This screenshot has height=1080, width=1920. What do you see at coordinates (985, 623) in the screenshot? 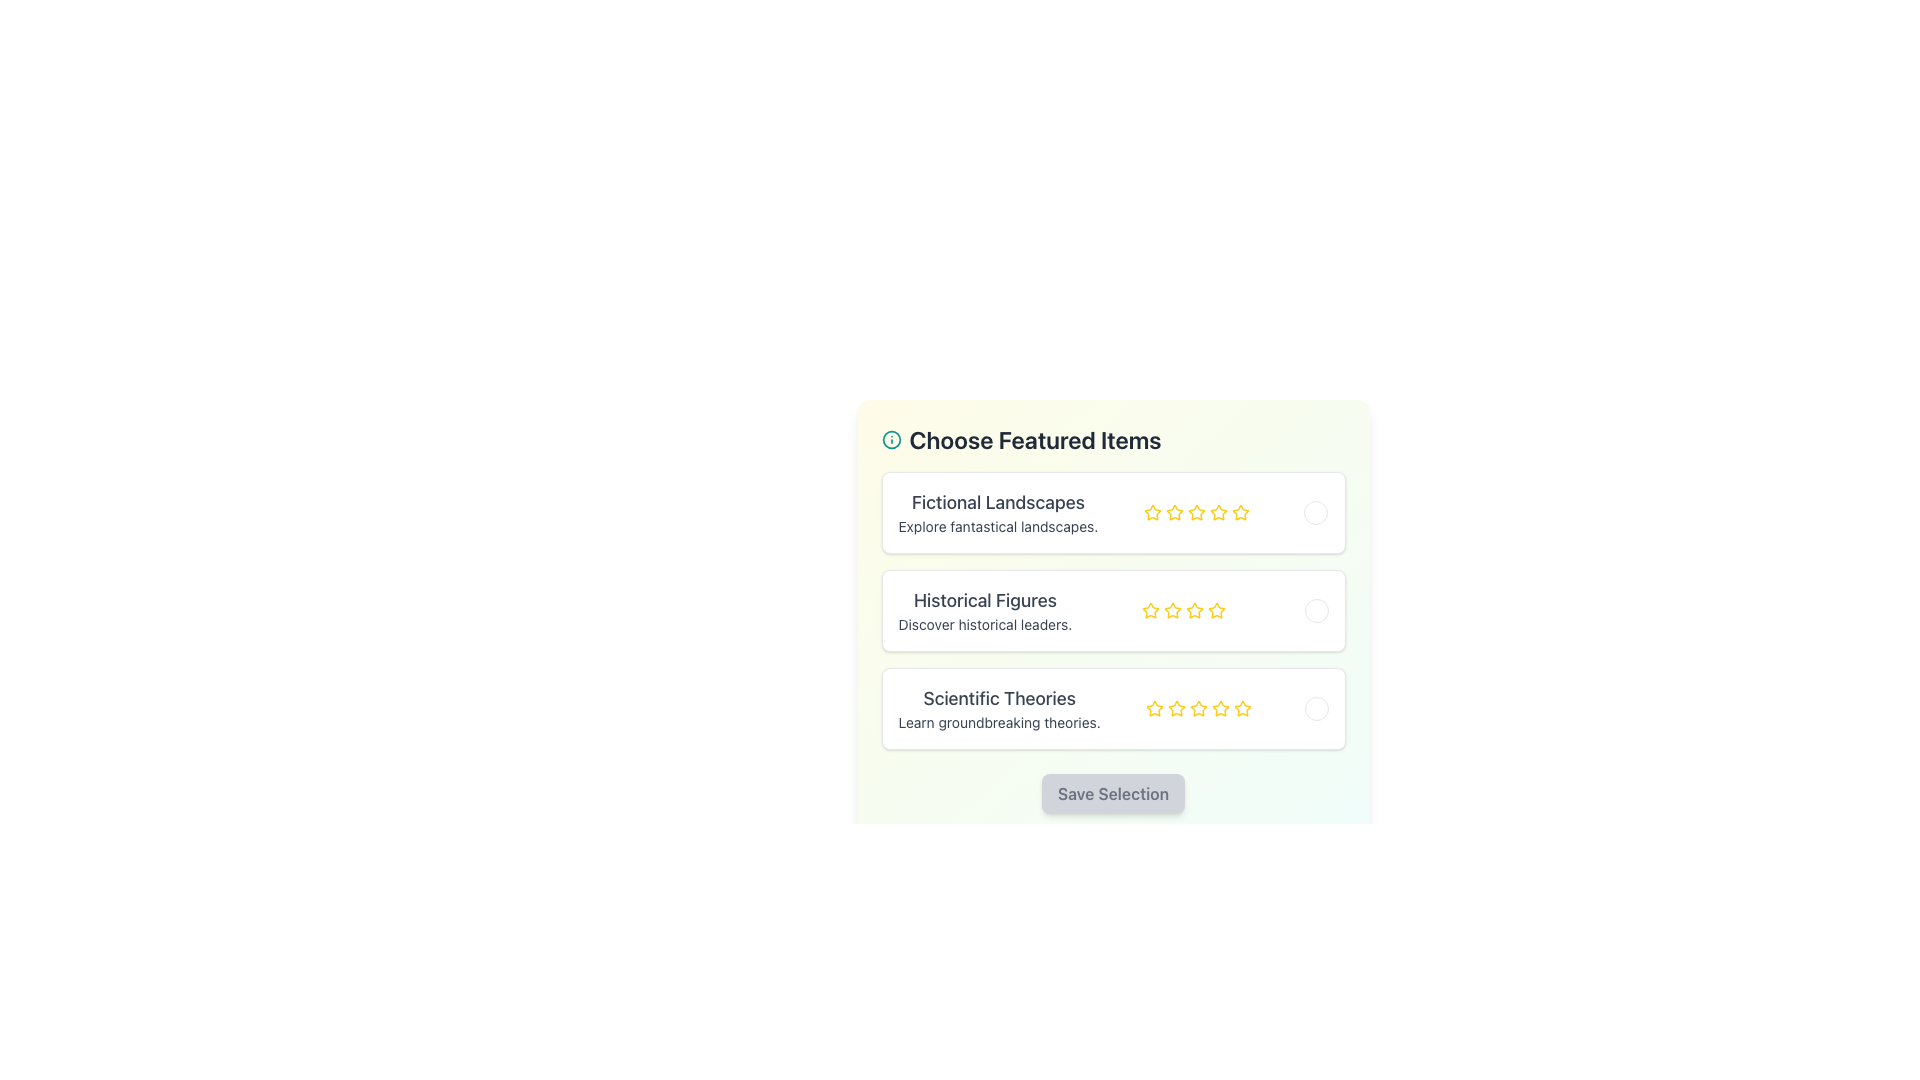
I see `the text label providing descriptive information about 'Historical Figures', located in the second list item of a vertical list within a card-like grouping, directly below the title` at bounding box center [985, 623].